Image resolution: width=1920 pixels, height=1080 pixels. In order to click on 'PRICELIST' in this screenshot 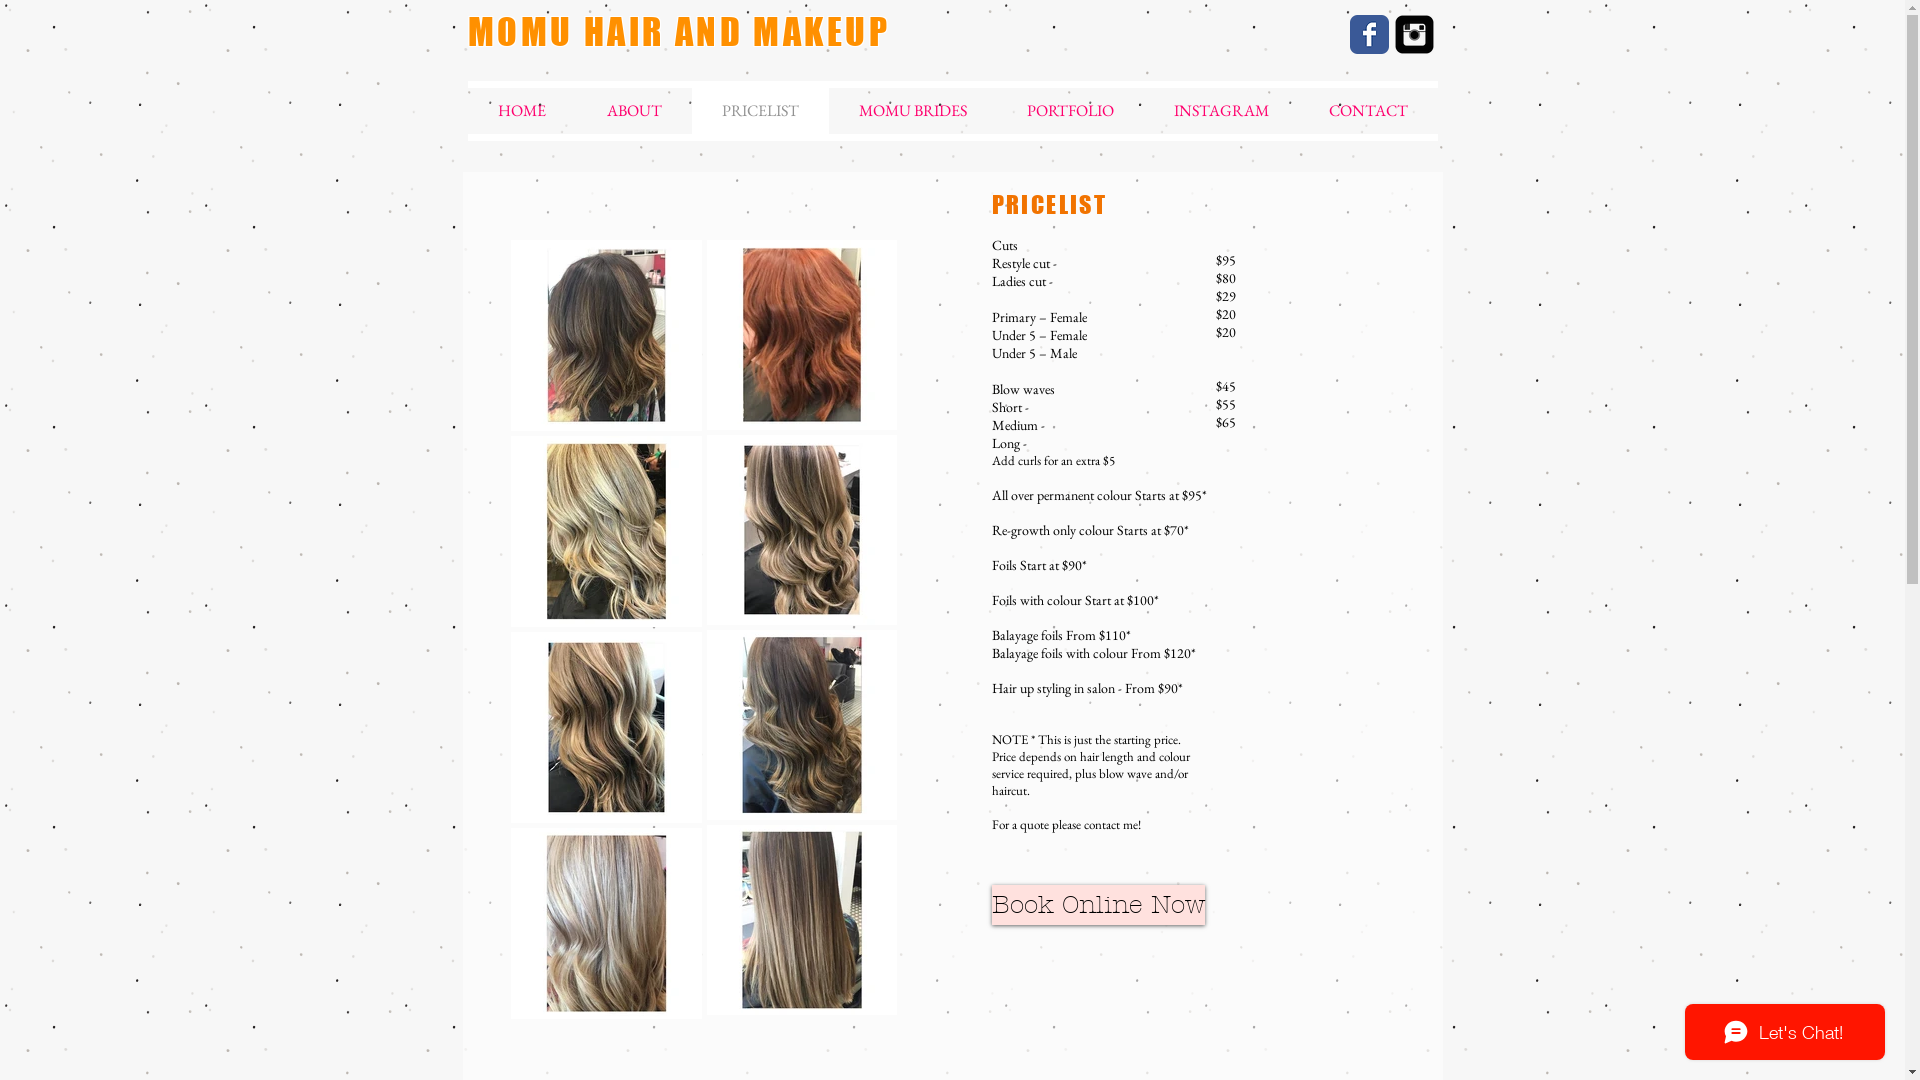, I will do `click(759, 111)`.